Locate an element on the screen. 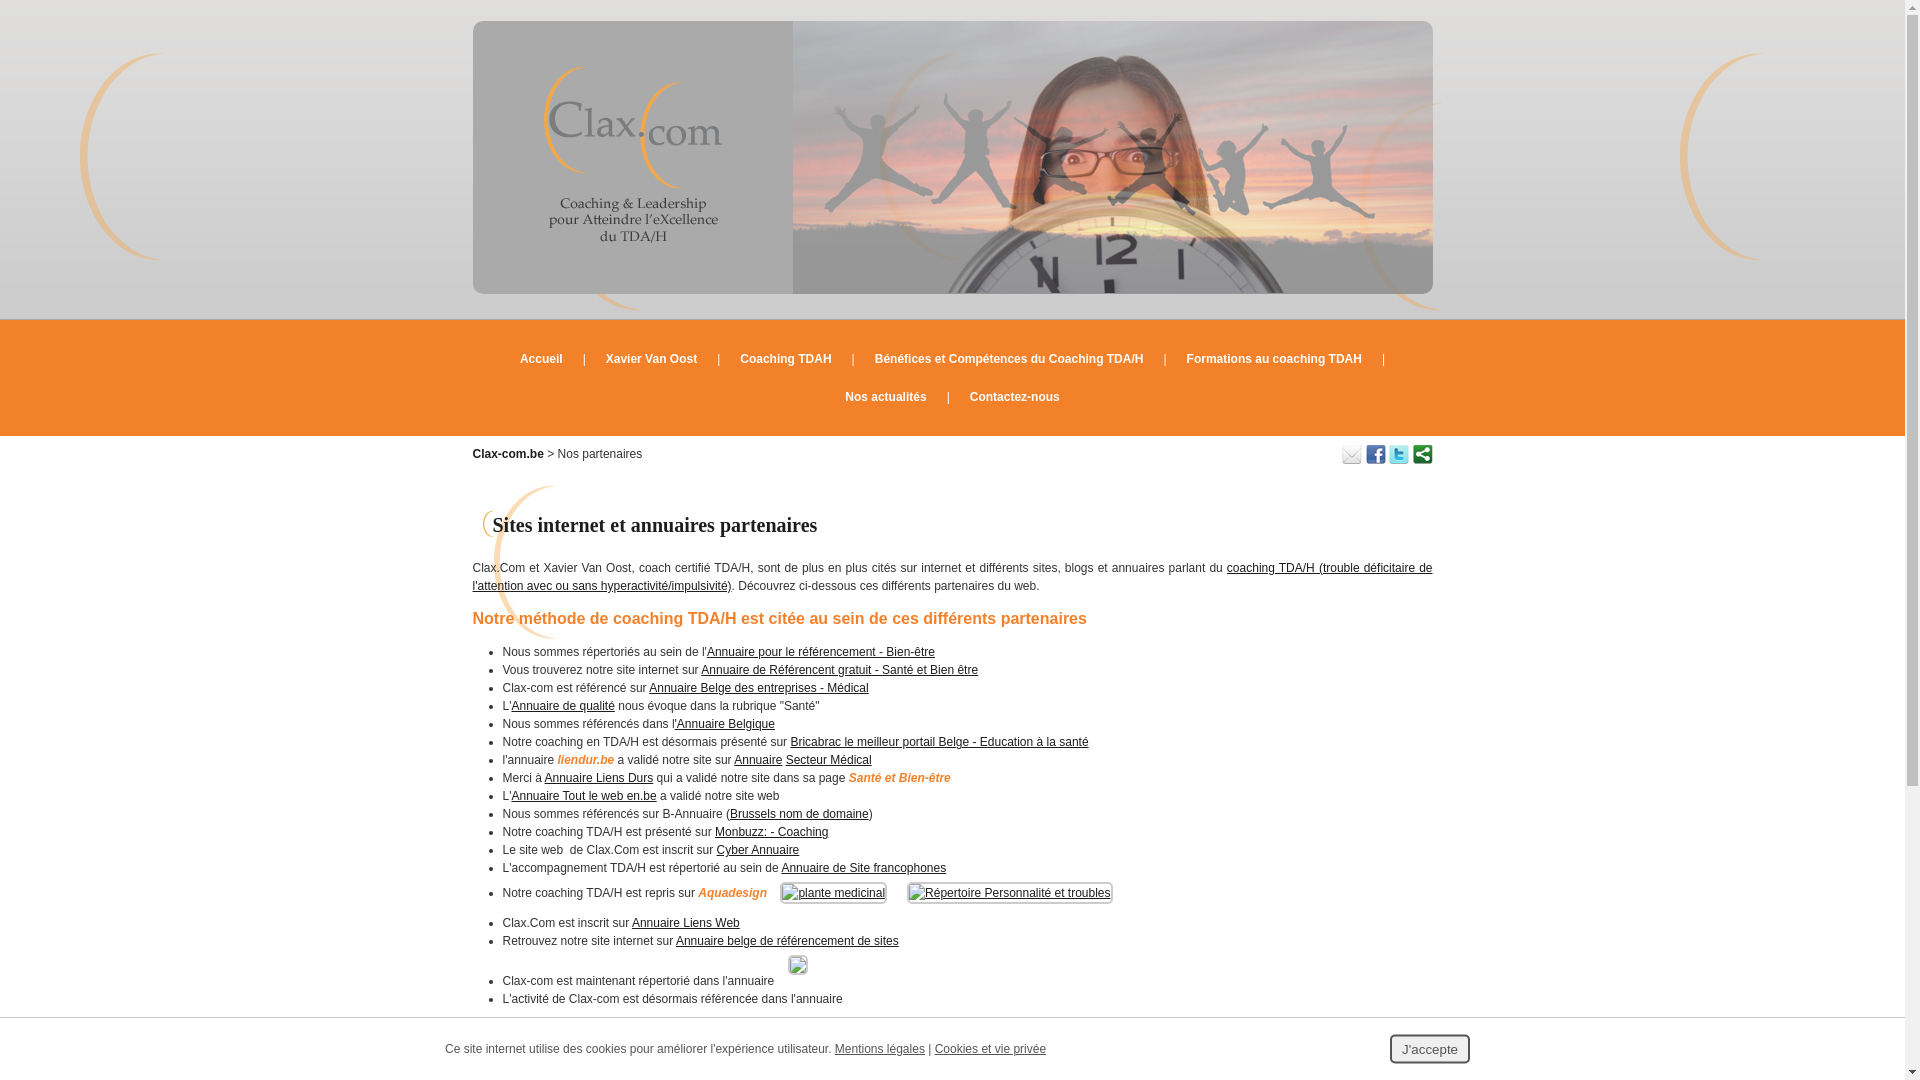 This screenshot has width=1920, height=1080. 'Annuaire Liens Durs' is located at coordinates (598, 777).